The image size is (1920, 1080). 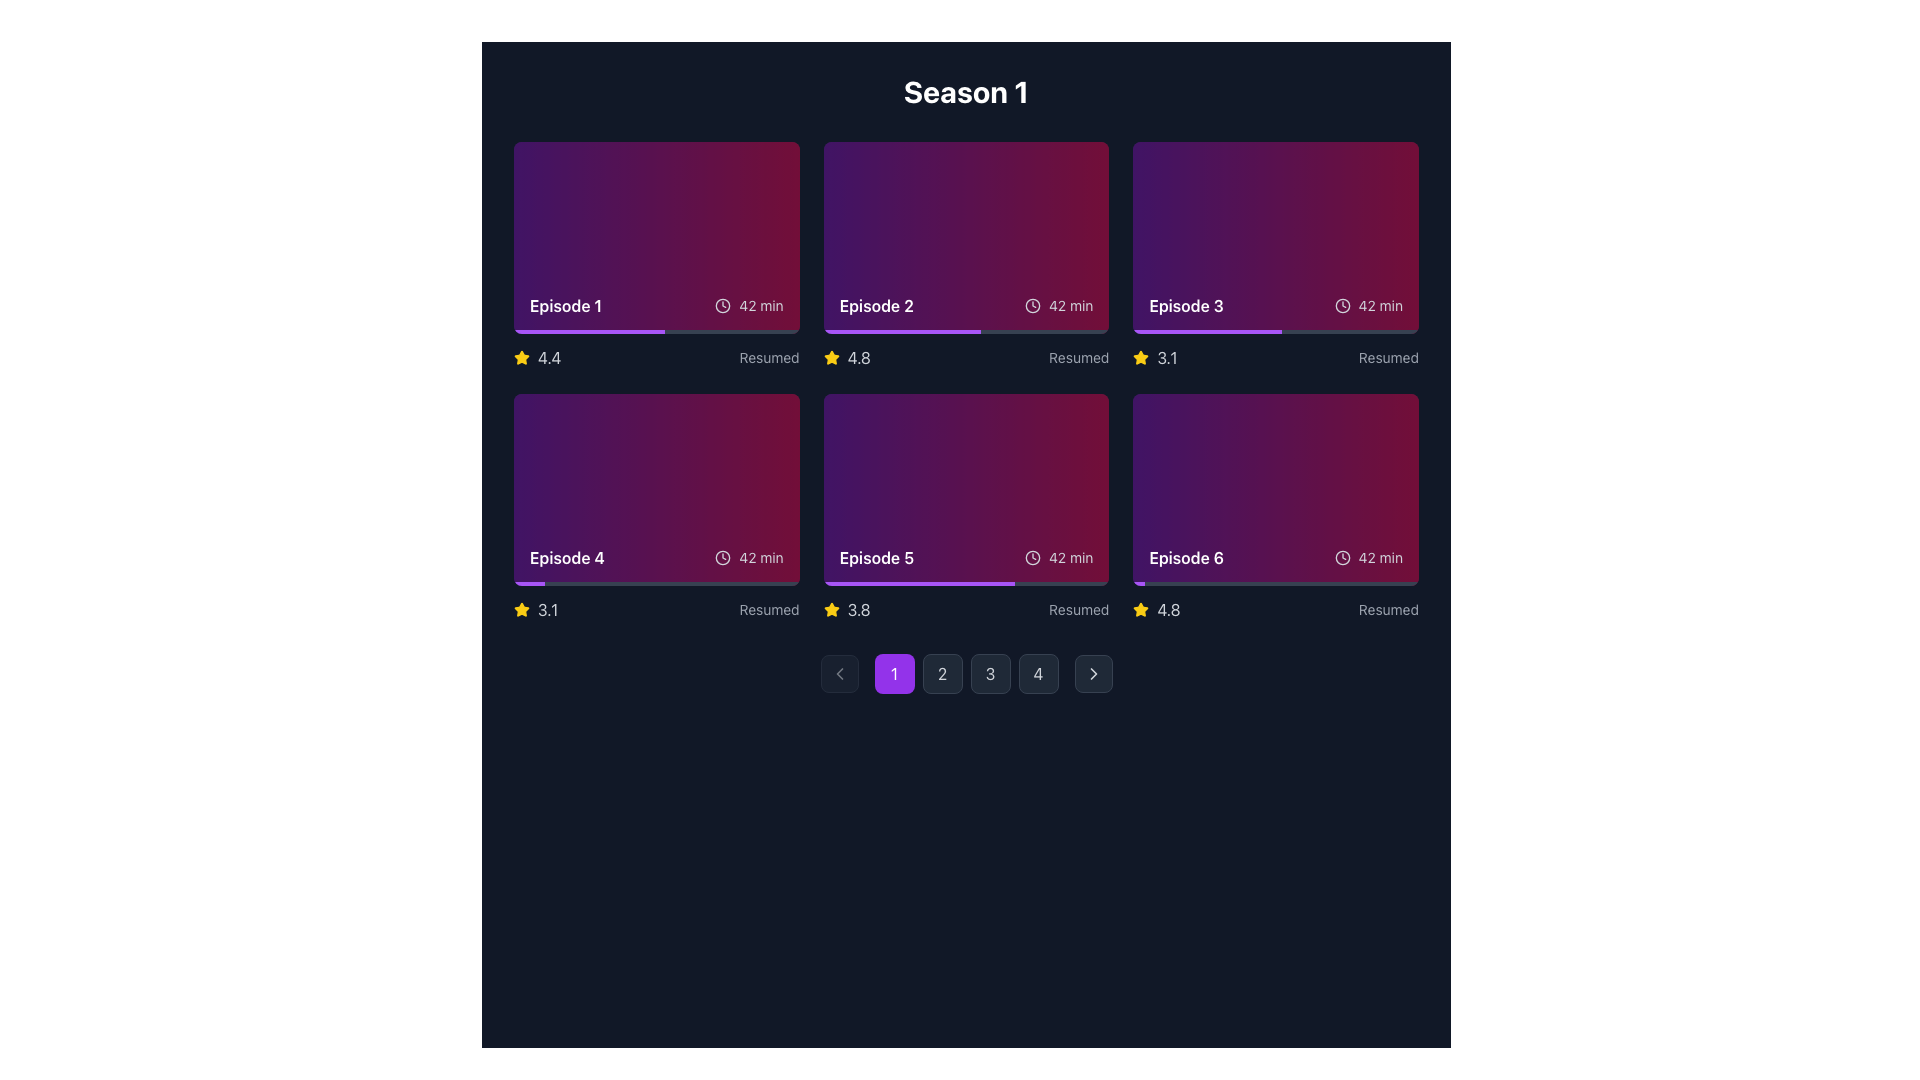 What do you see at coordinates (966, 330) in the screenshot?
I see `the progress bar located underneath the 'Episode 2' content block, which is a thin horizontally oriented bar with a gray background and a filled purple portion indicating progress` at bounding box center [966, 330].